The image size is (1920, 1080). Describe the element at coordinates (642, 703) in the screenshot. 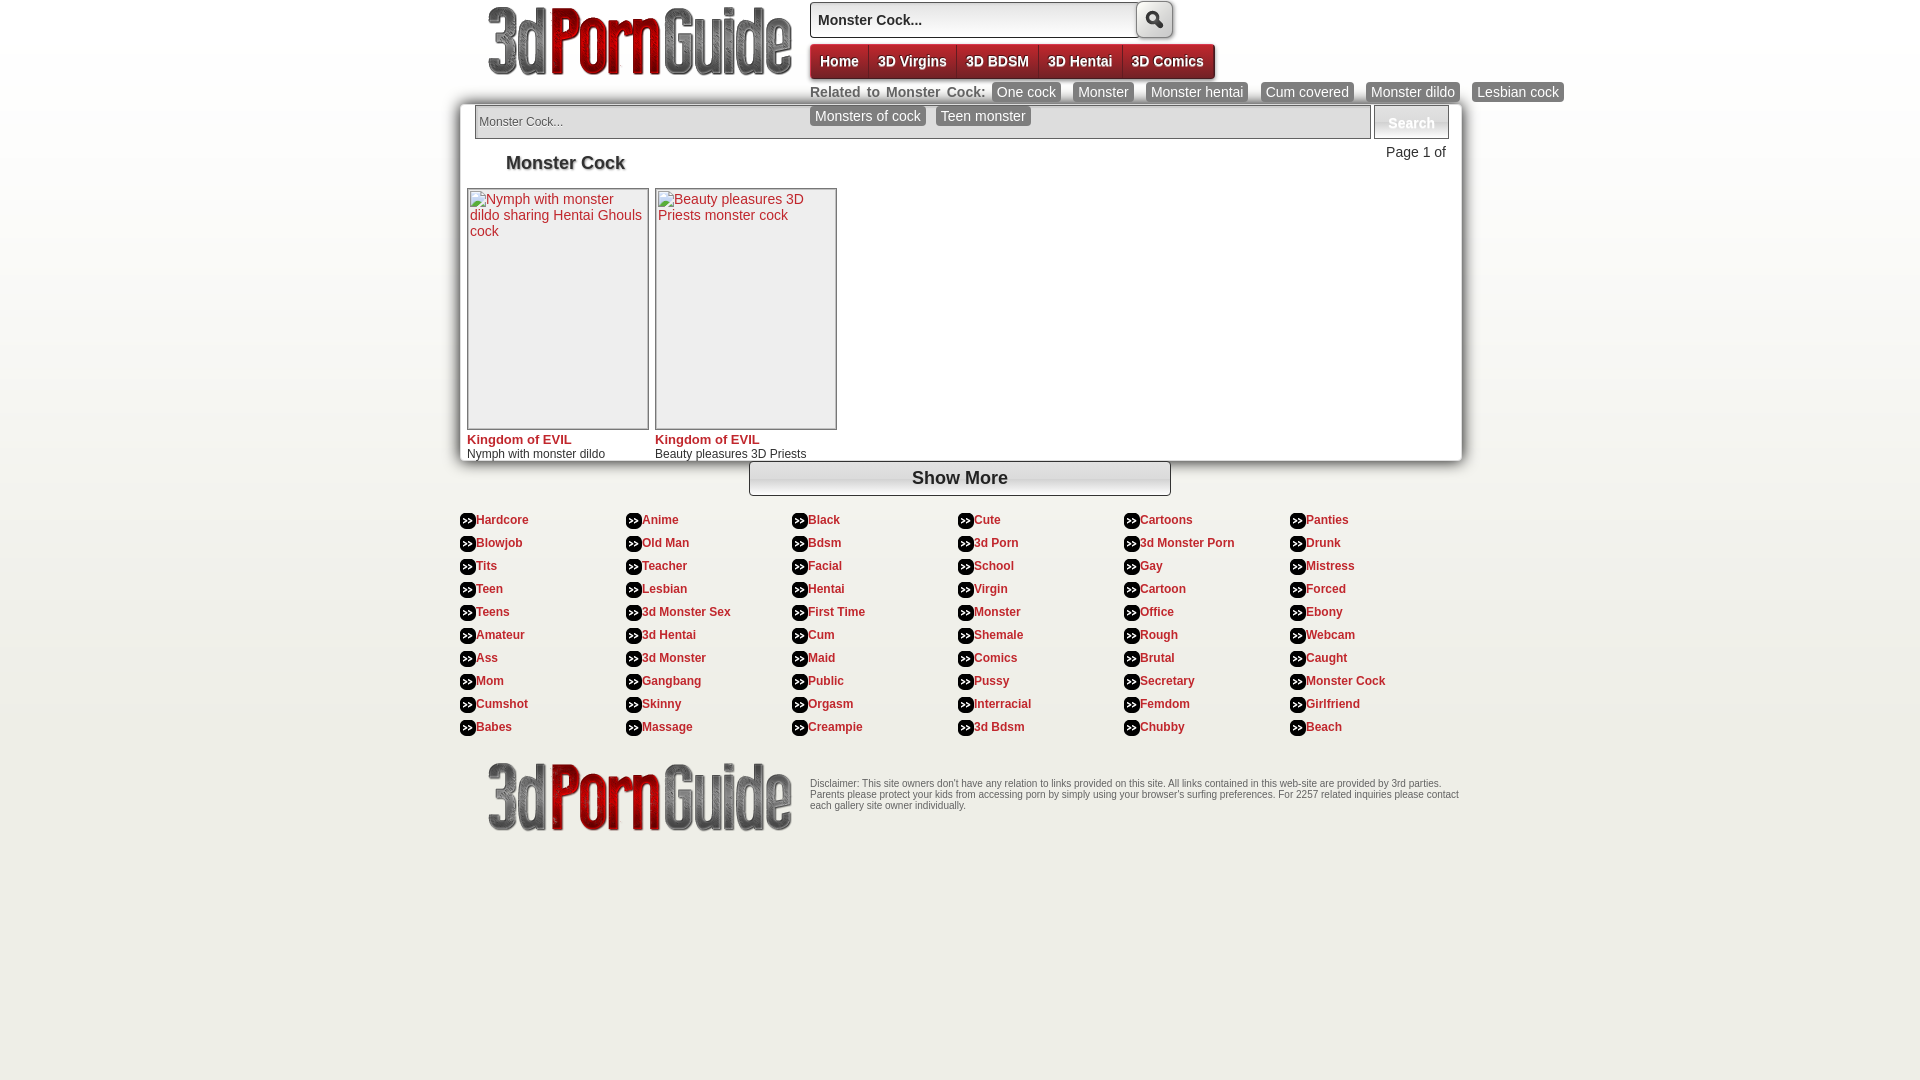

I see `'Skinny'` at that location.